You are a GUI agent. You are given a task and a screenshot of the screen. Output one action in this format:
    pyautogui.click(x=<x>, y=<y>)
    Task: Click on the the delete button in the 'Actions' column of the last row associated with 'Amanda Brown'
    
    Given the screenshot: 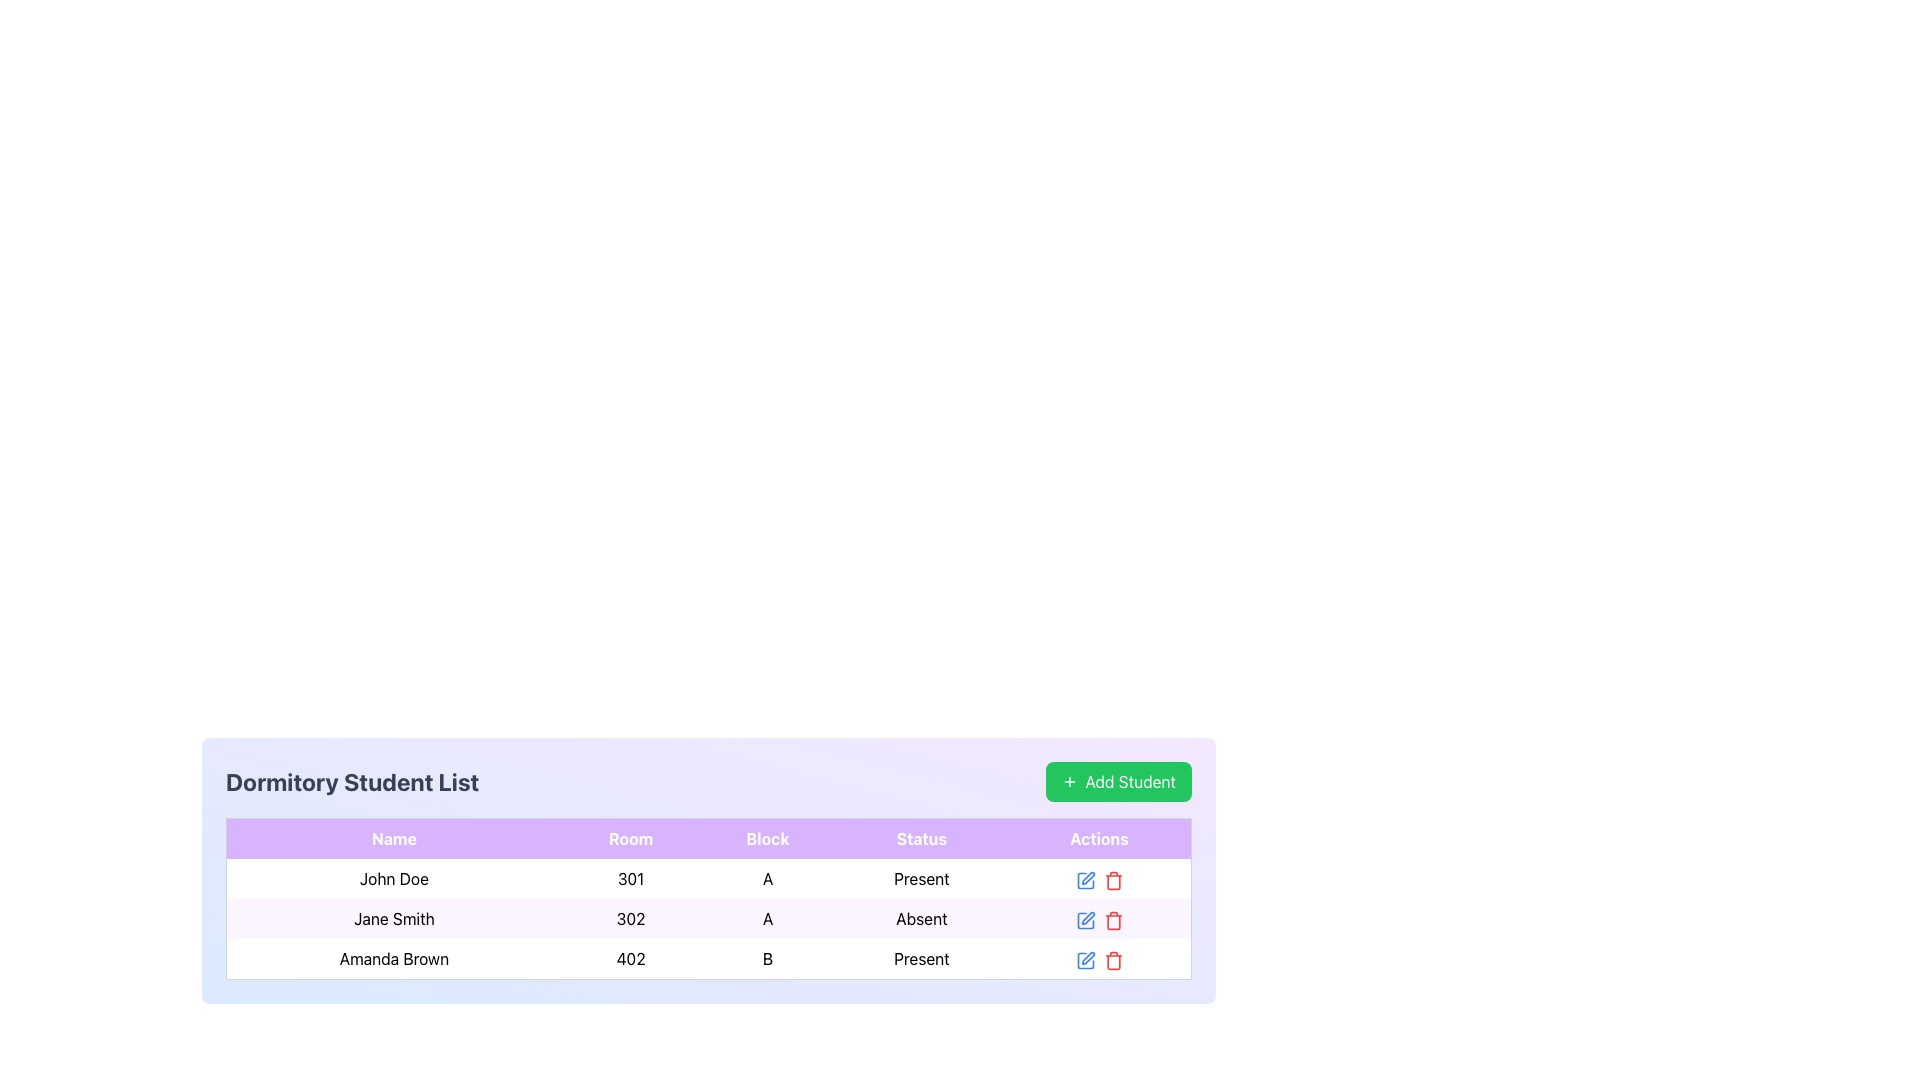 What is the action you would take?
    pyautogui.click(x=1098, y=958)
    